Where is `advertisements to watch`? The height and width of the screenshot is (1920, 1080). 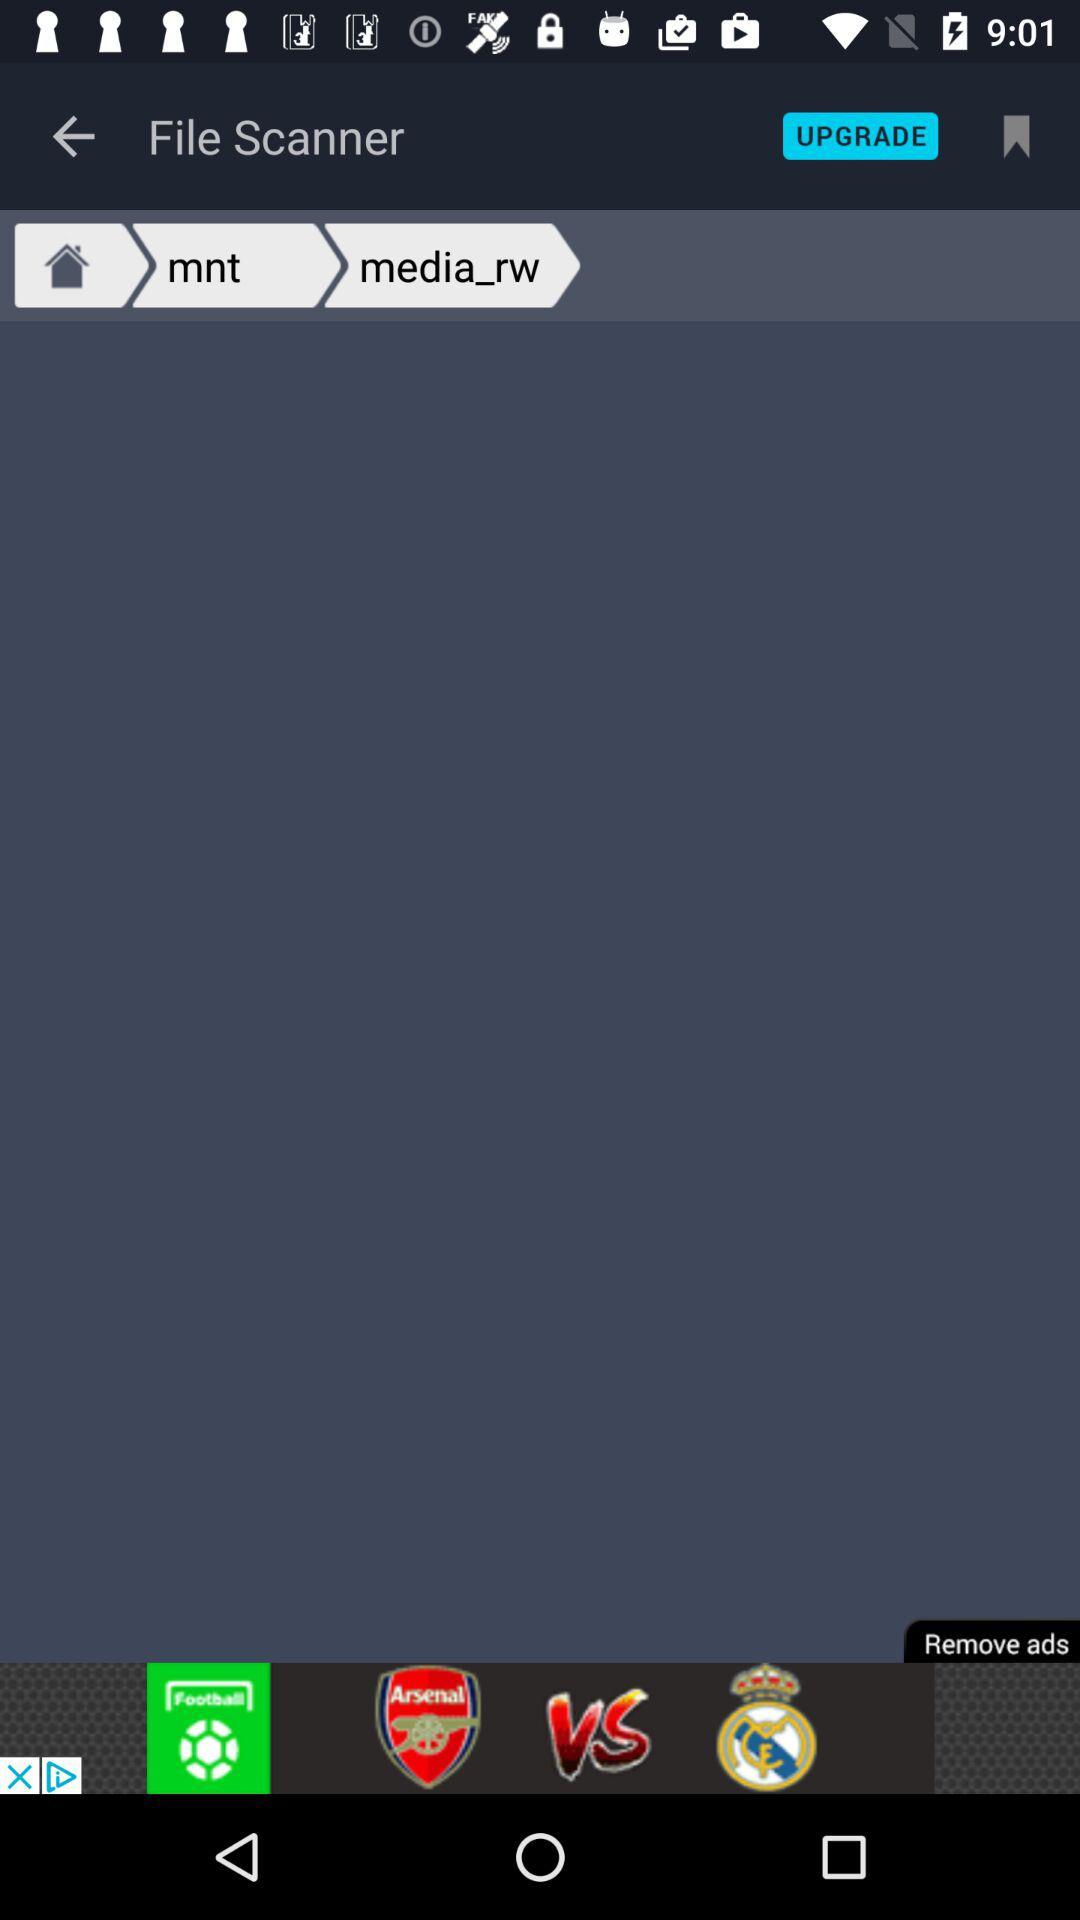
advertisements to watch is located at coordinates (540, 1727).